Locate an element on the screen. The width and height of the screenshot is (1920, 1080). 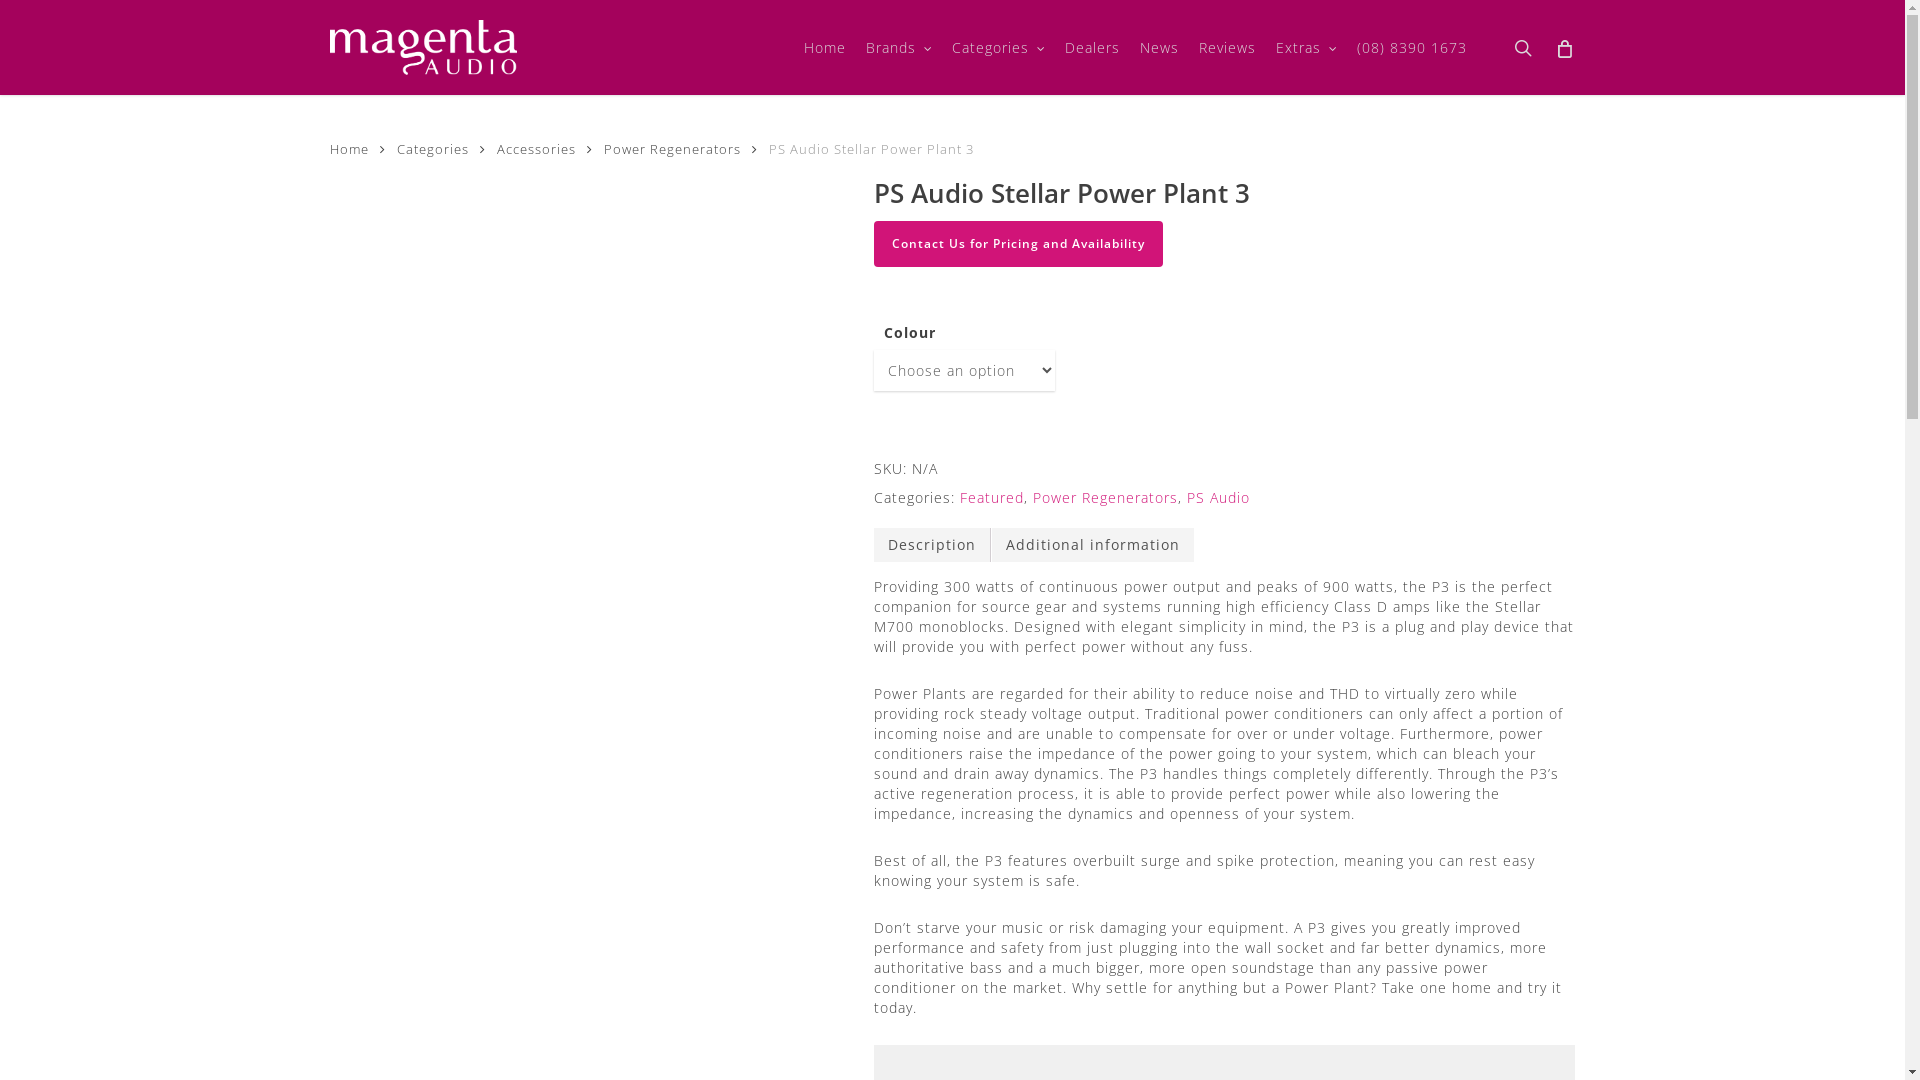
'Brands' is located at coordinates (897, 46).